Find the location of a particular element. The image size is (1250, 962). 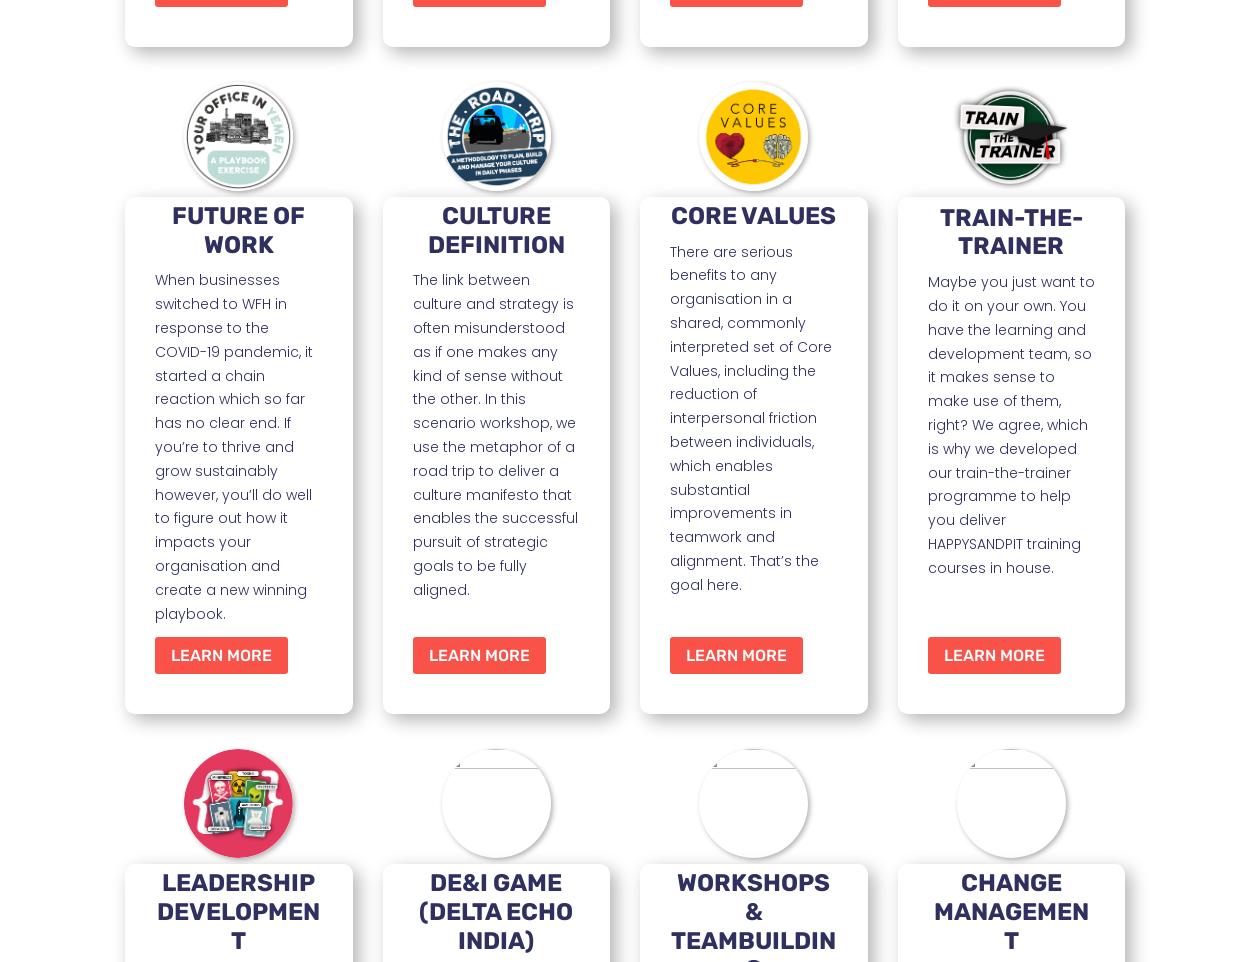

'When businesses switched to WFH in response to the COVID-19 pandemic, it started a chain reaction which so far has no clear end. If you’re to thrive and grow sustainably however, you’ll do well to figure out how it impacts your organisation and create a new winning playbook.' is located at coordinates (233, 446).